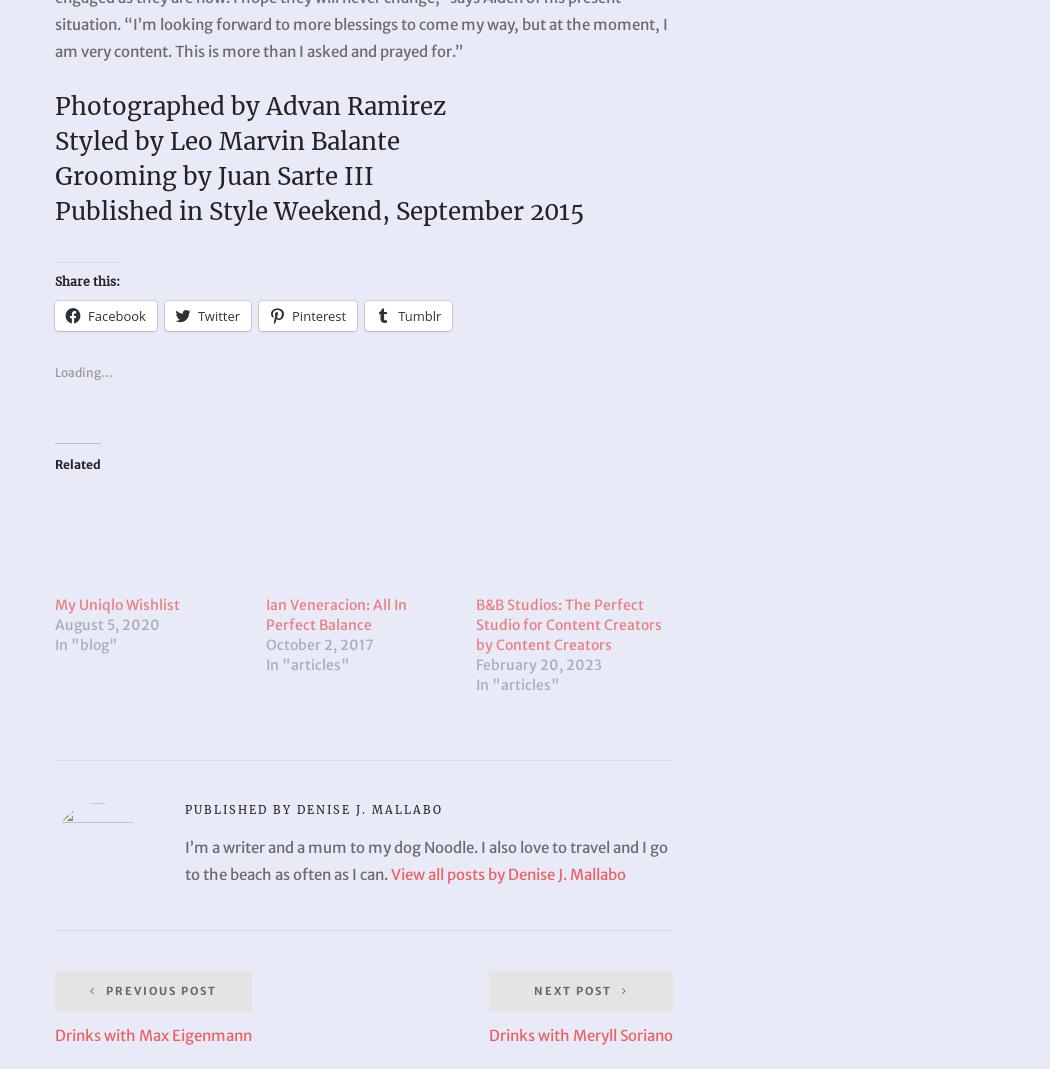  I want to click on 'Denise J. Mallabo', so click(369, 809).